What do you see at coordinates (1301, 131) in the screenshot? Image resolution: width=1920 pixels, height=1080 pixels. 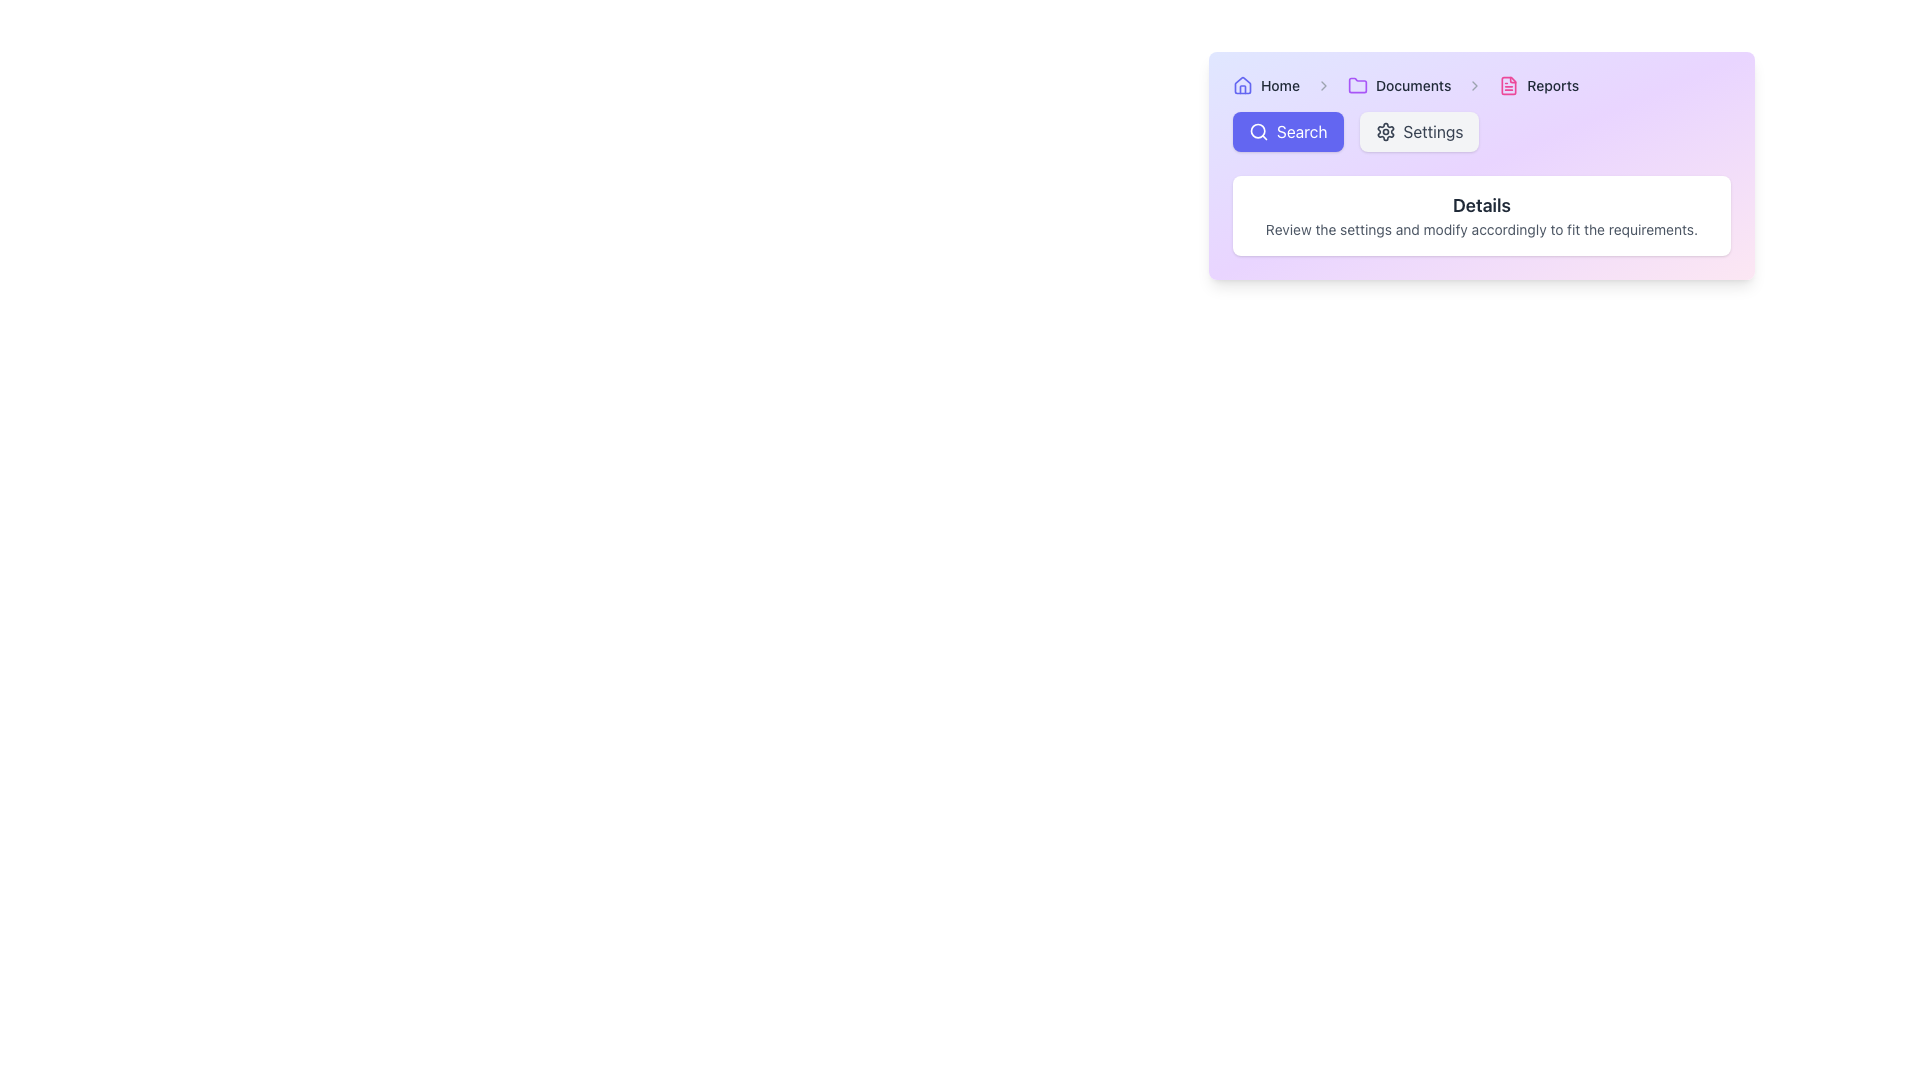 I see `the button that contains the text label indicating a search action, located in the top-left section of the purple header bar, to the right of the magnifying glass icon` at bounding box center [1301, 131].